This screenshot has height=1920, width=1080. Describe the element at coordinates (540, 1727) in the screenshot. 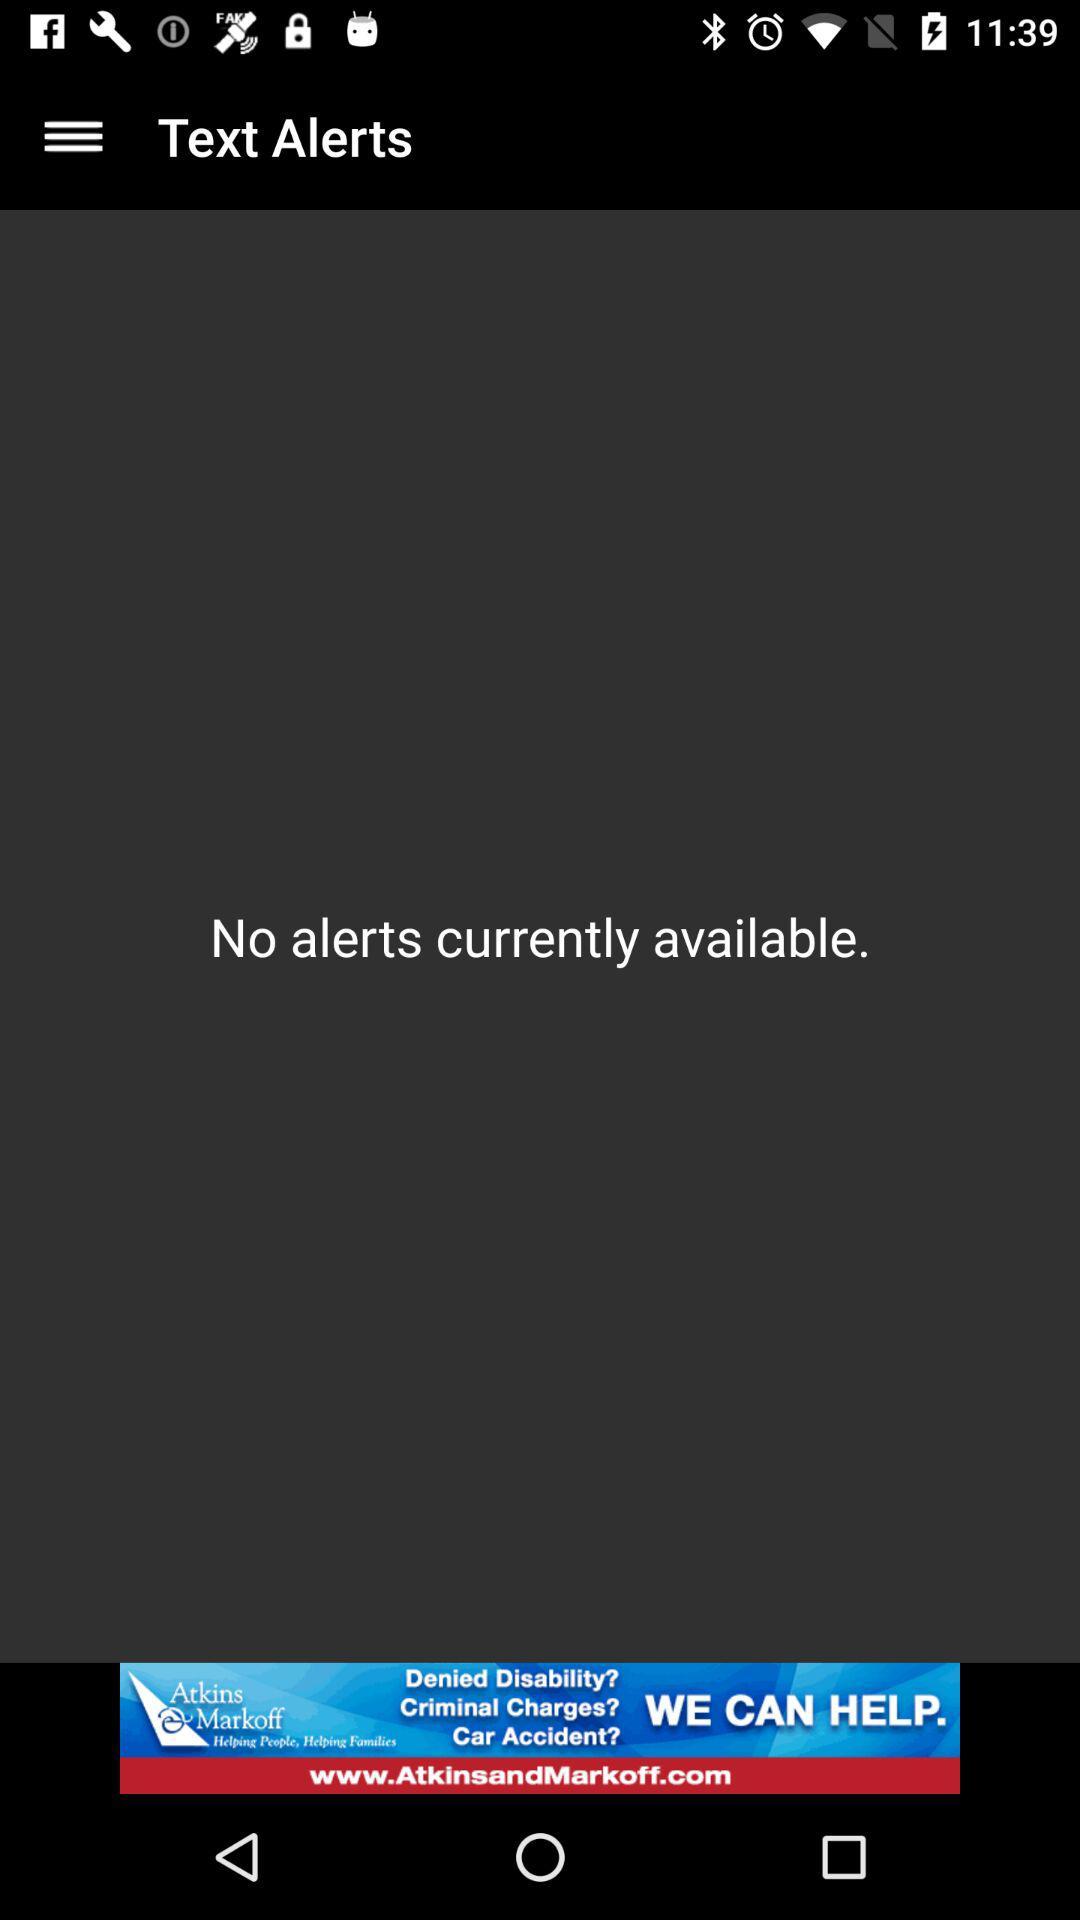

I see `click advertisement` at that location.